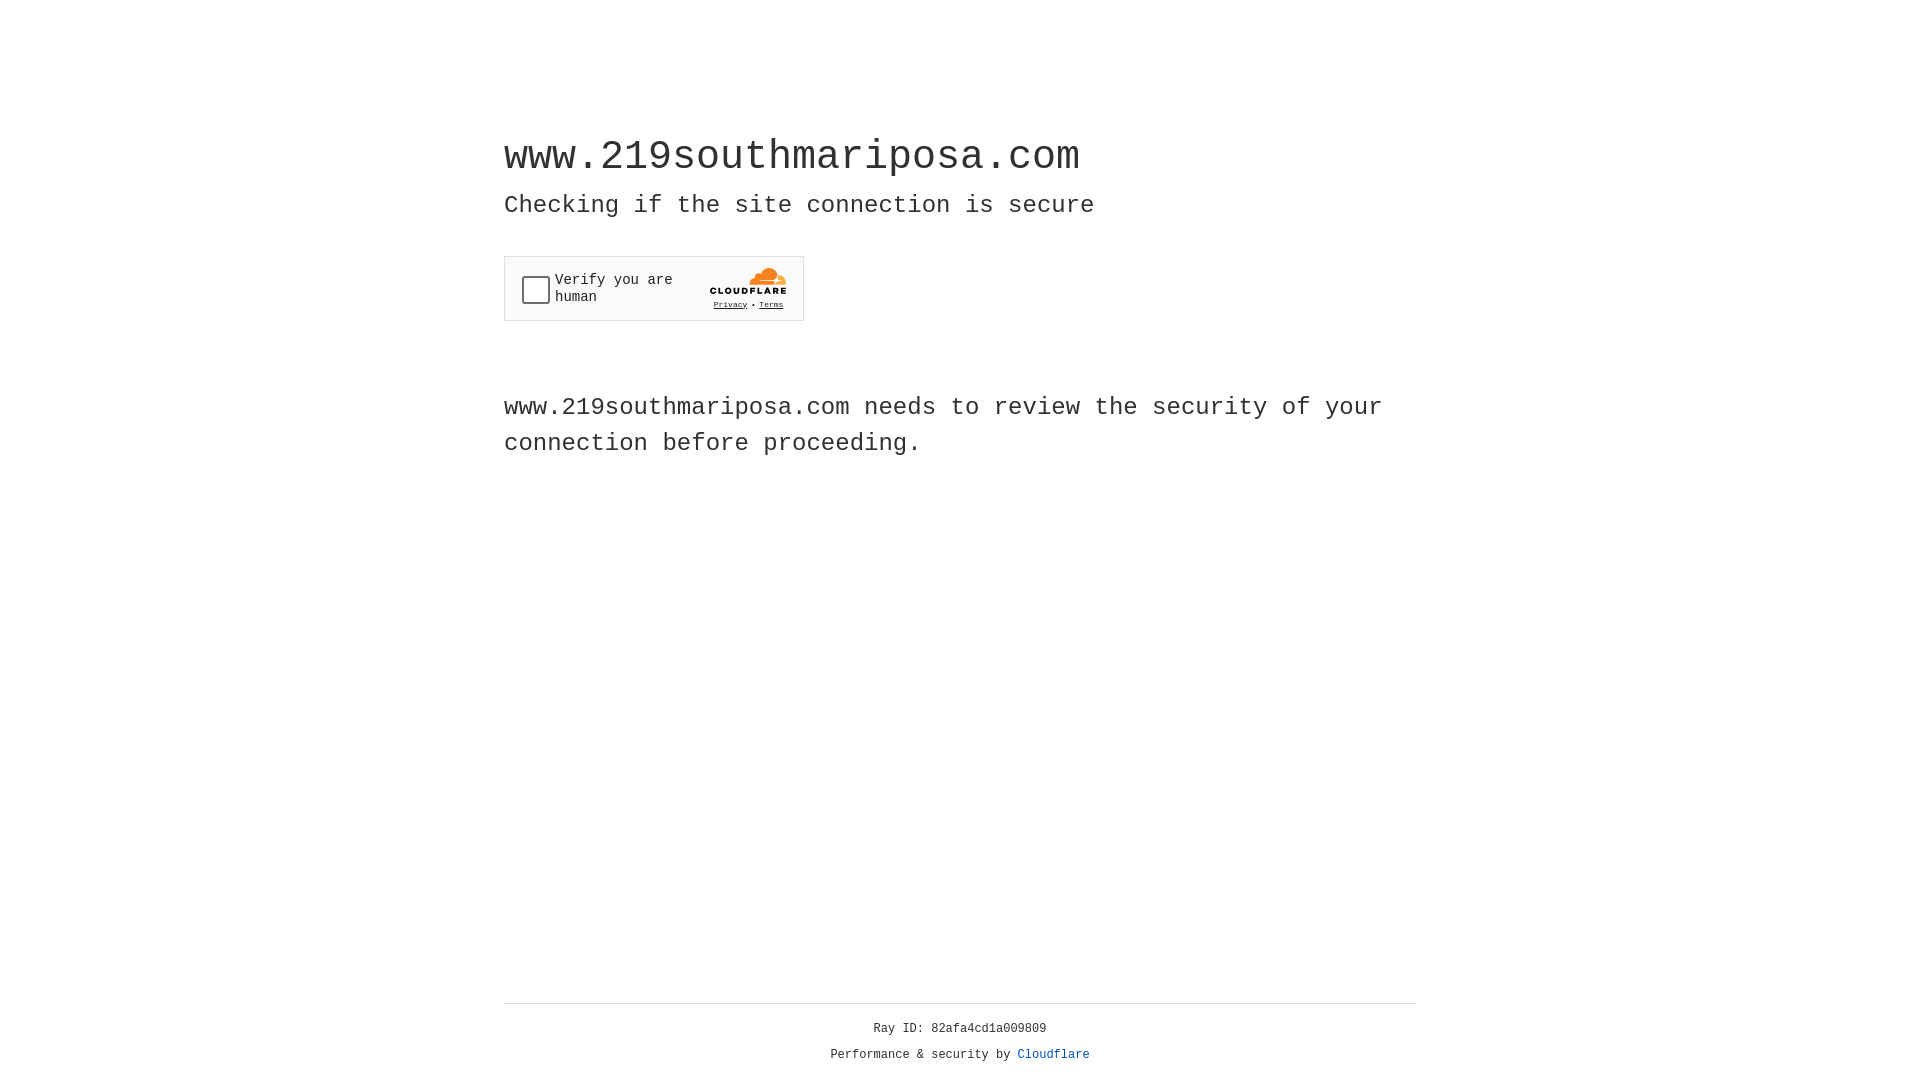 The width and height of the screenshot is (1920, 1080). What do you see at coordinates (1053, 1054) in the screenshot?
I see `'Cloudflare'` at bounding box center [1053, 1054].